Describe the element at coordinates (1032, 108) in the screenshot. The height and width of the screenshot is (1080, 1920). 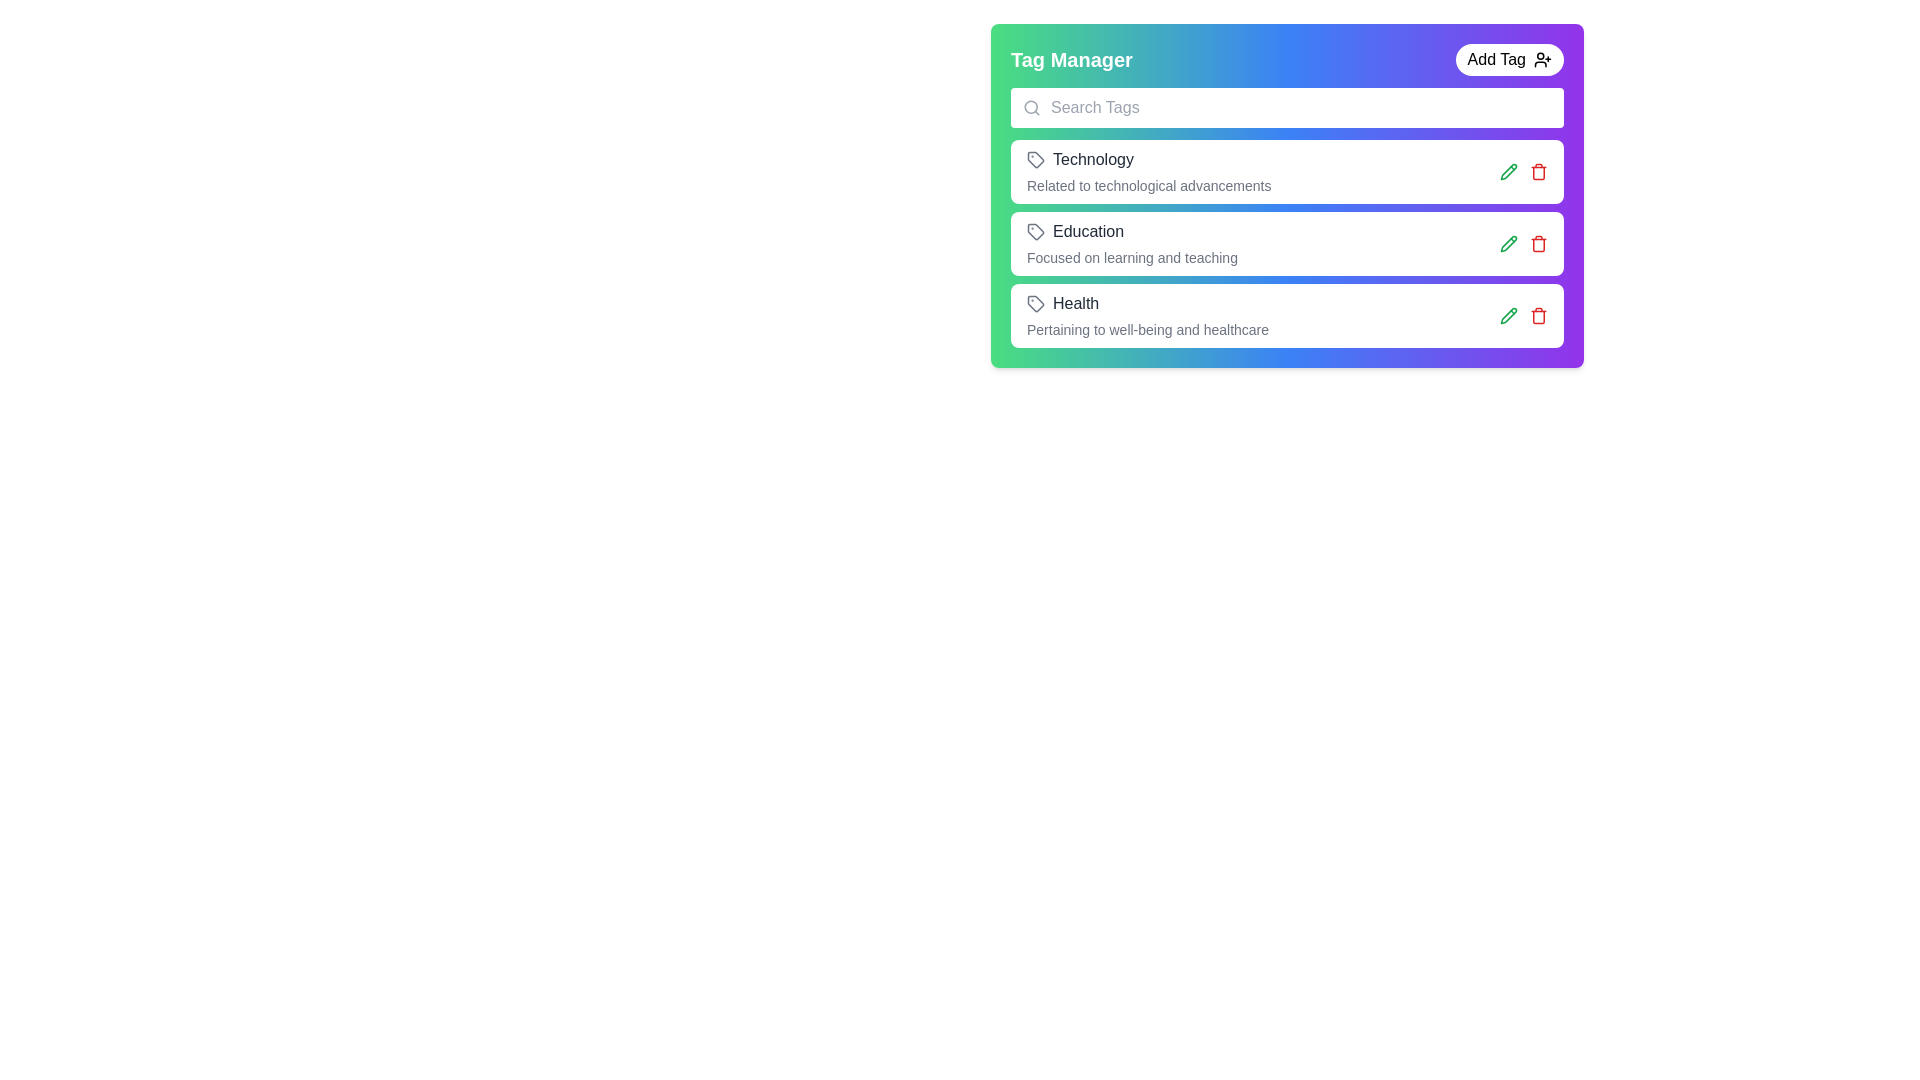
I see `the search magnifier SVG icon located adjacent to the left side of the 'Search Tags' input field` at that location.